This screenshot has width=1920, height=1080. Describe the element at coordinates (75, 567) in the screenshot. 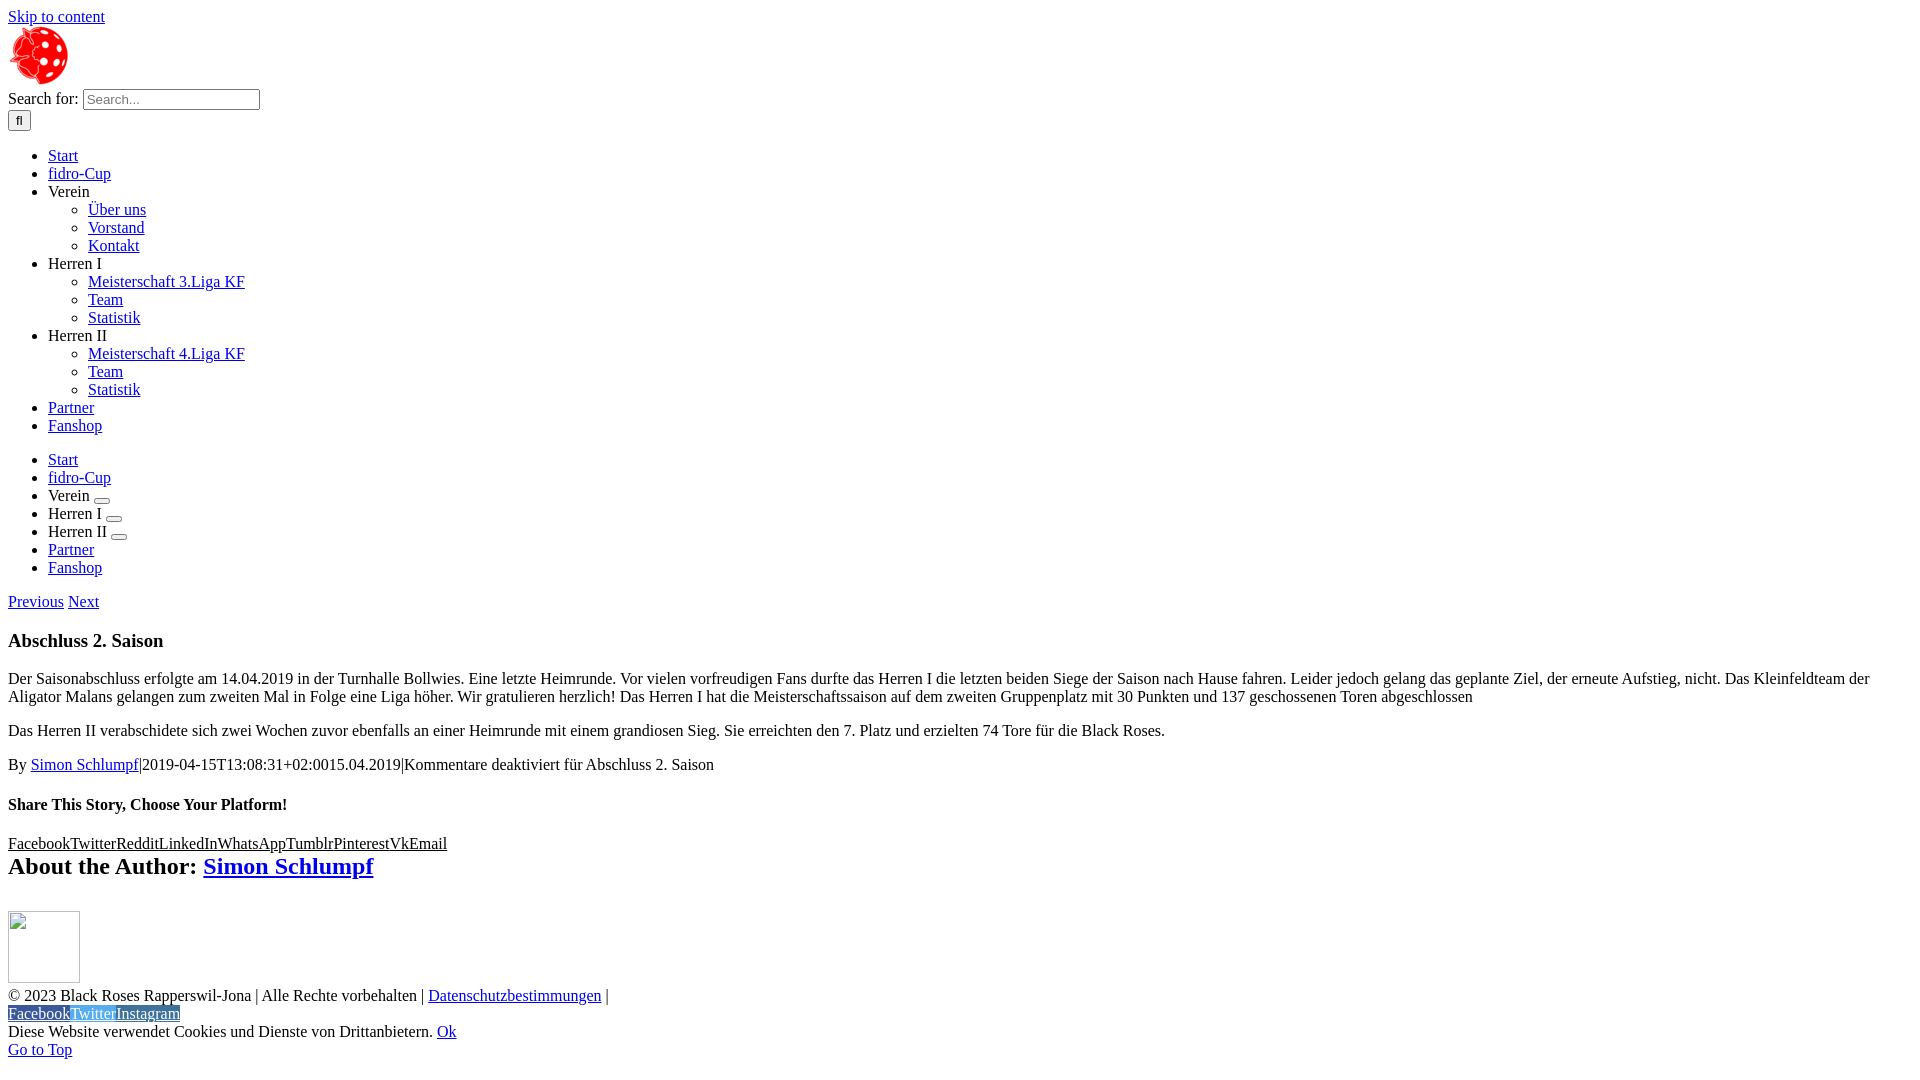

I see `'Fanshop'` at that location.